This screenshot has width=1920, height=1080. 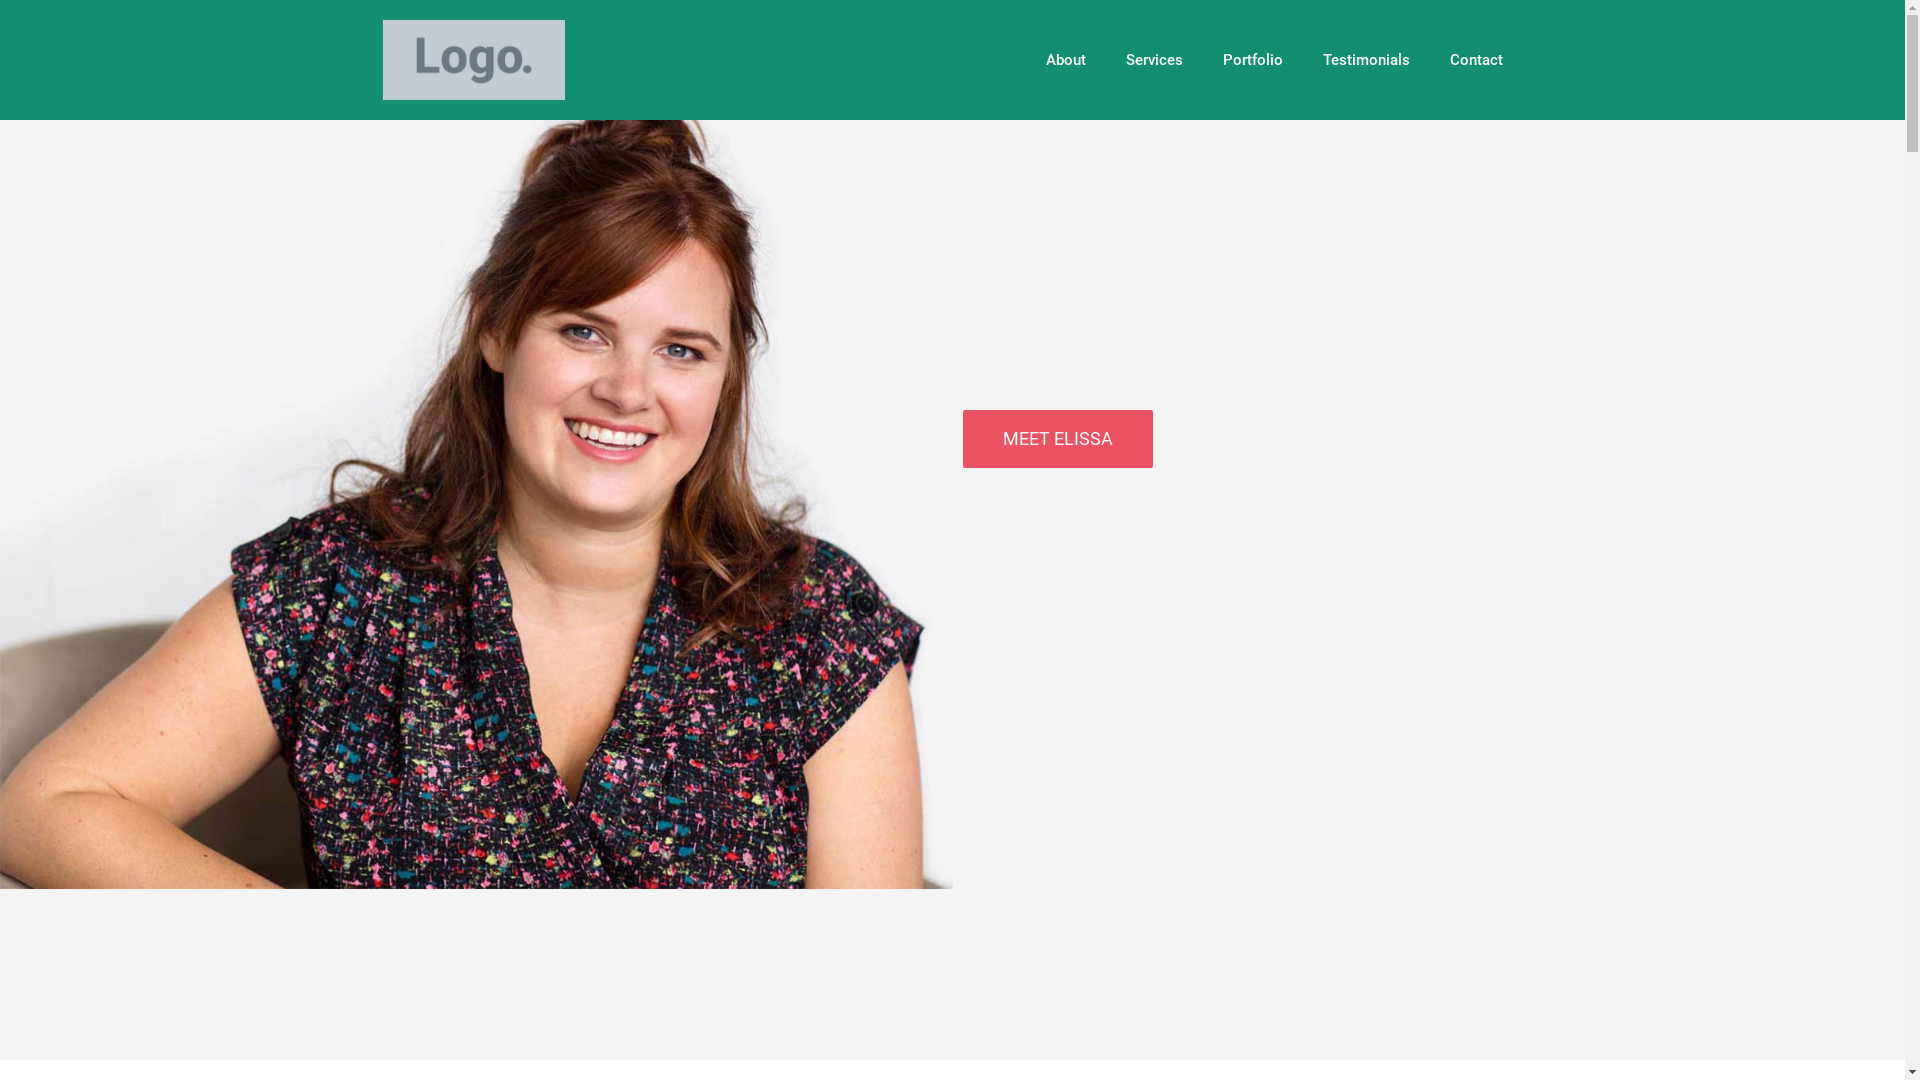 I want to click on 'Testimonials', so click(x=1301, y=59).